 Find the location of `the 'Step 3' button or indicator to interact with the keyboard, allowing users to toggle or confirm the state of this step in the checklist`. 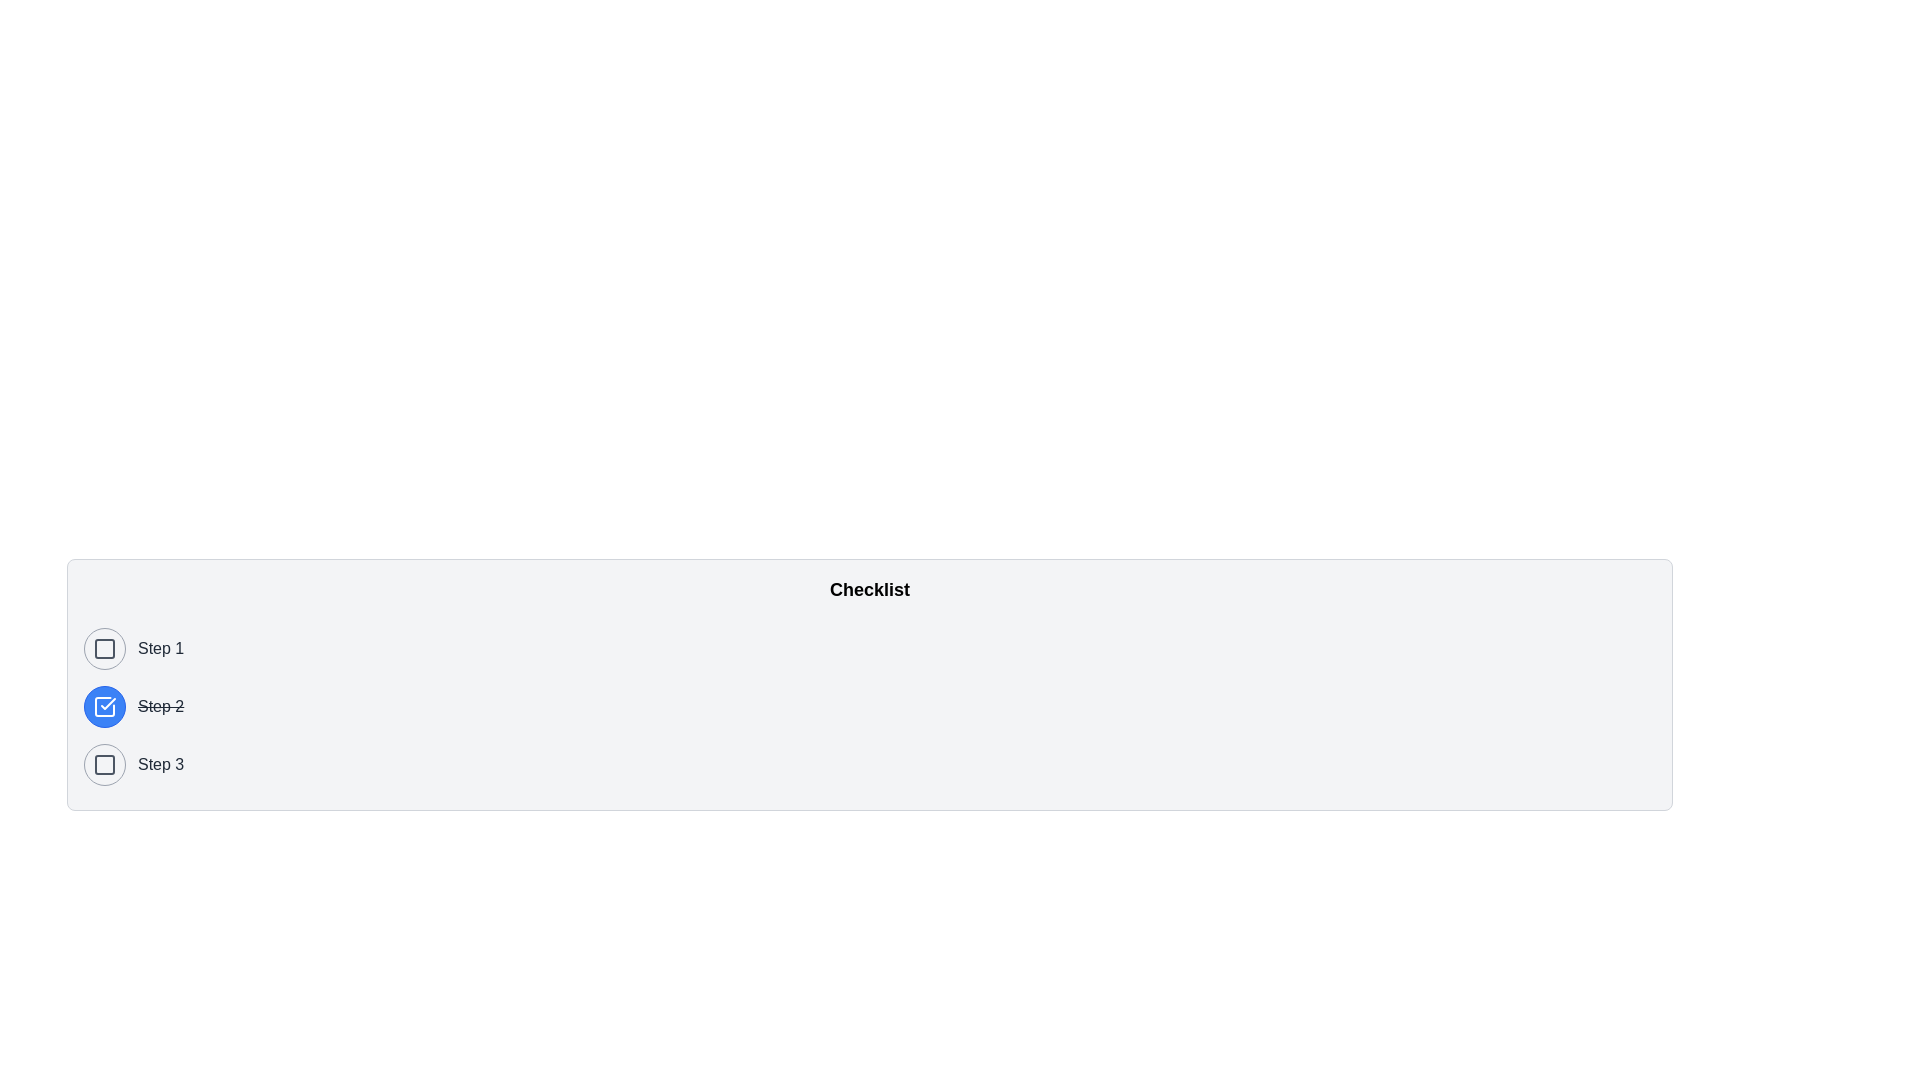

the 'Step 3' button or indicator to interact with the keyboard, allowing users to toggle or confirm the state of this step in the checklist is located at coordinates (104, 764).